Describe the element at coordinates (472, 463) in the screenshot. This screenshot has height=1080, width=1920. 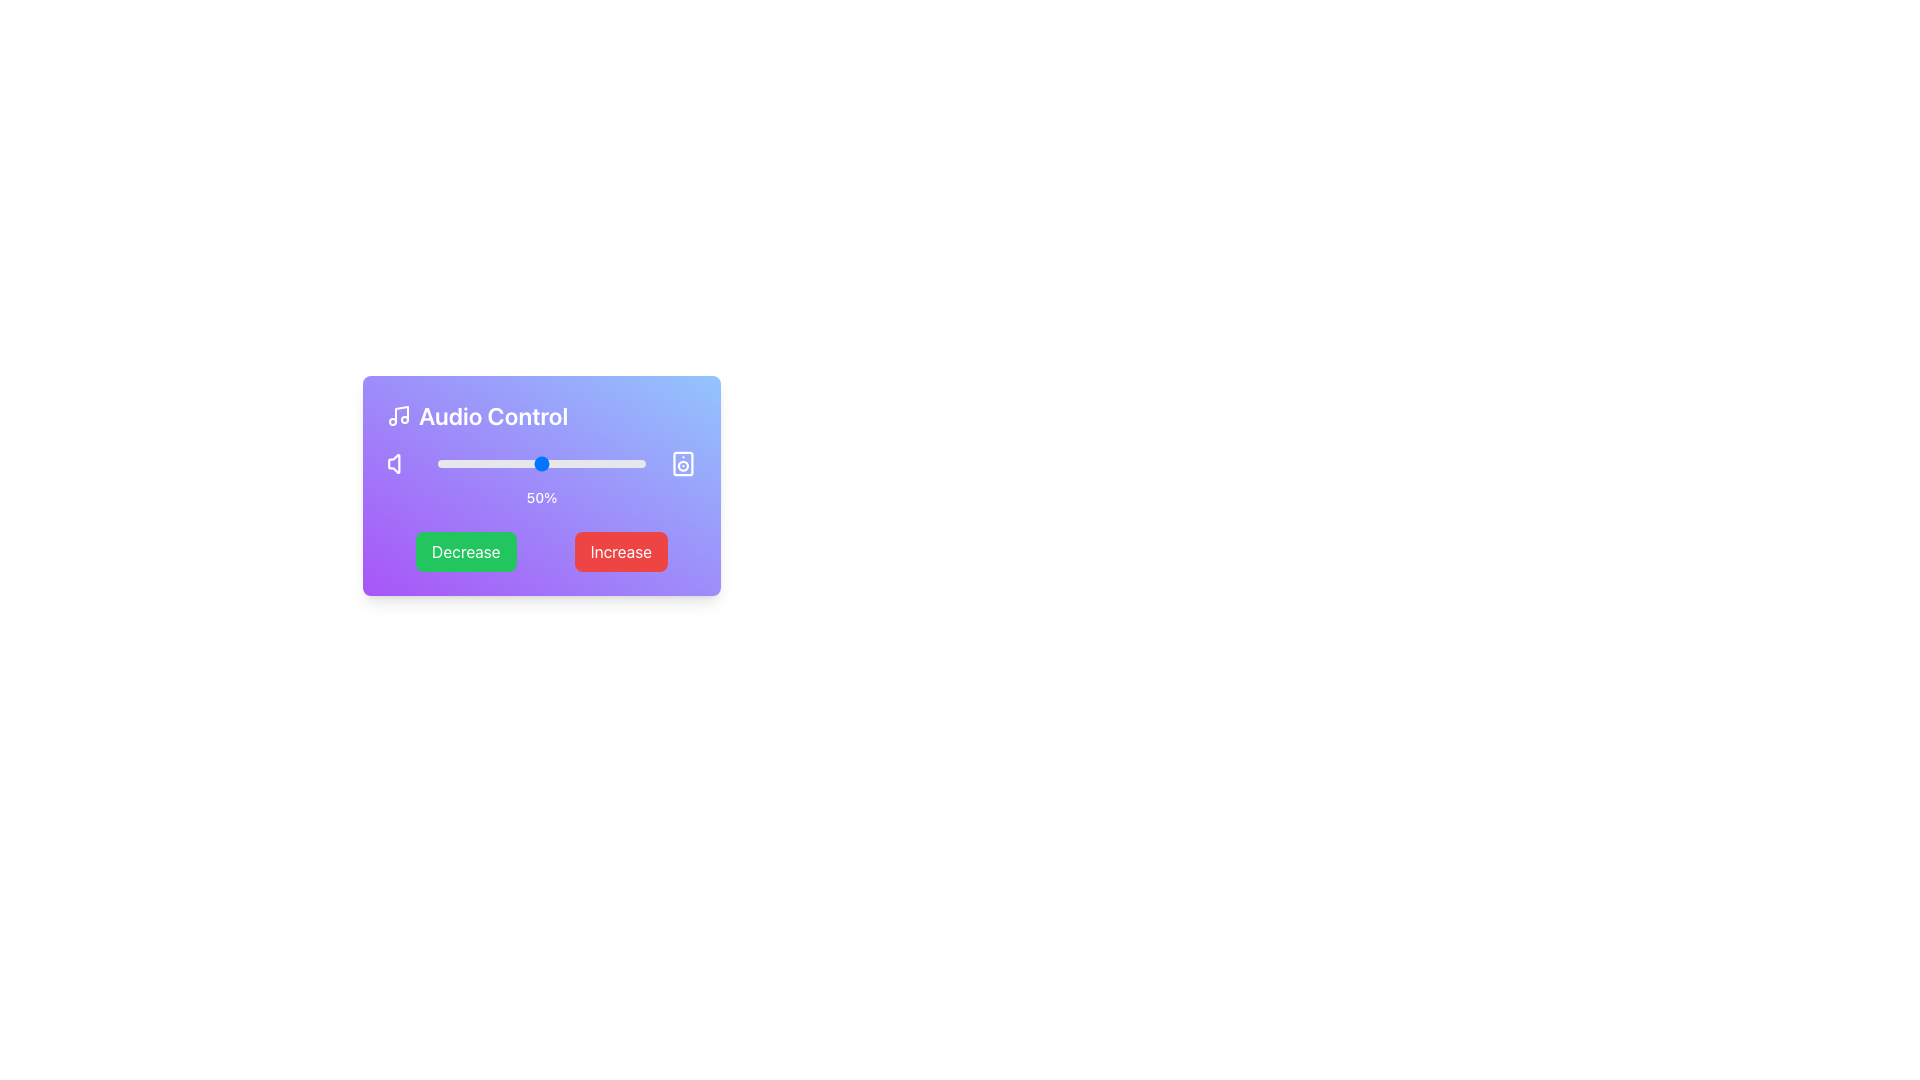
I see `volume` at that location.